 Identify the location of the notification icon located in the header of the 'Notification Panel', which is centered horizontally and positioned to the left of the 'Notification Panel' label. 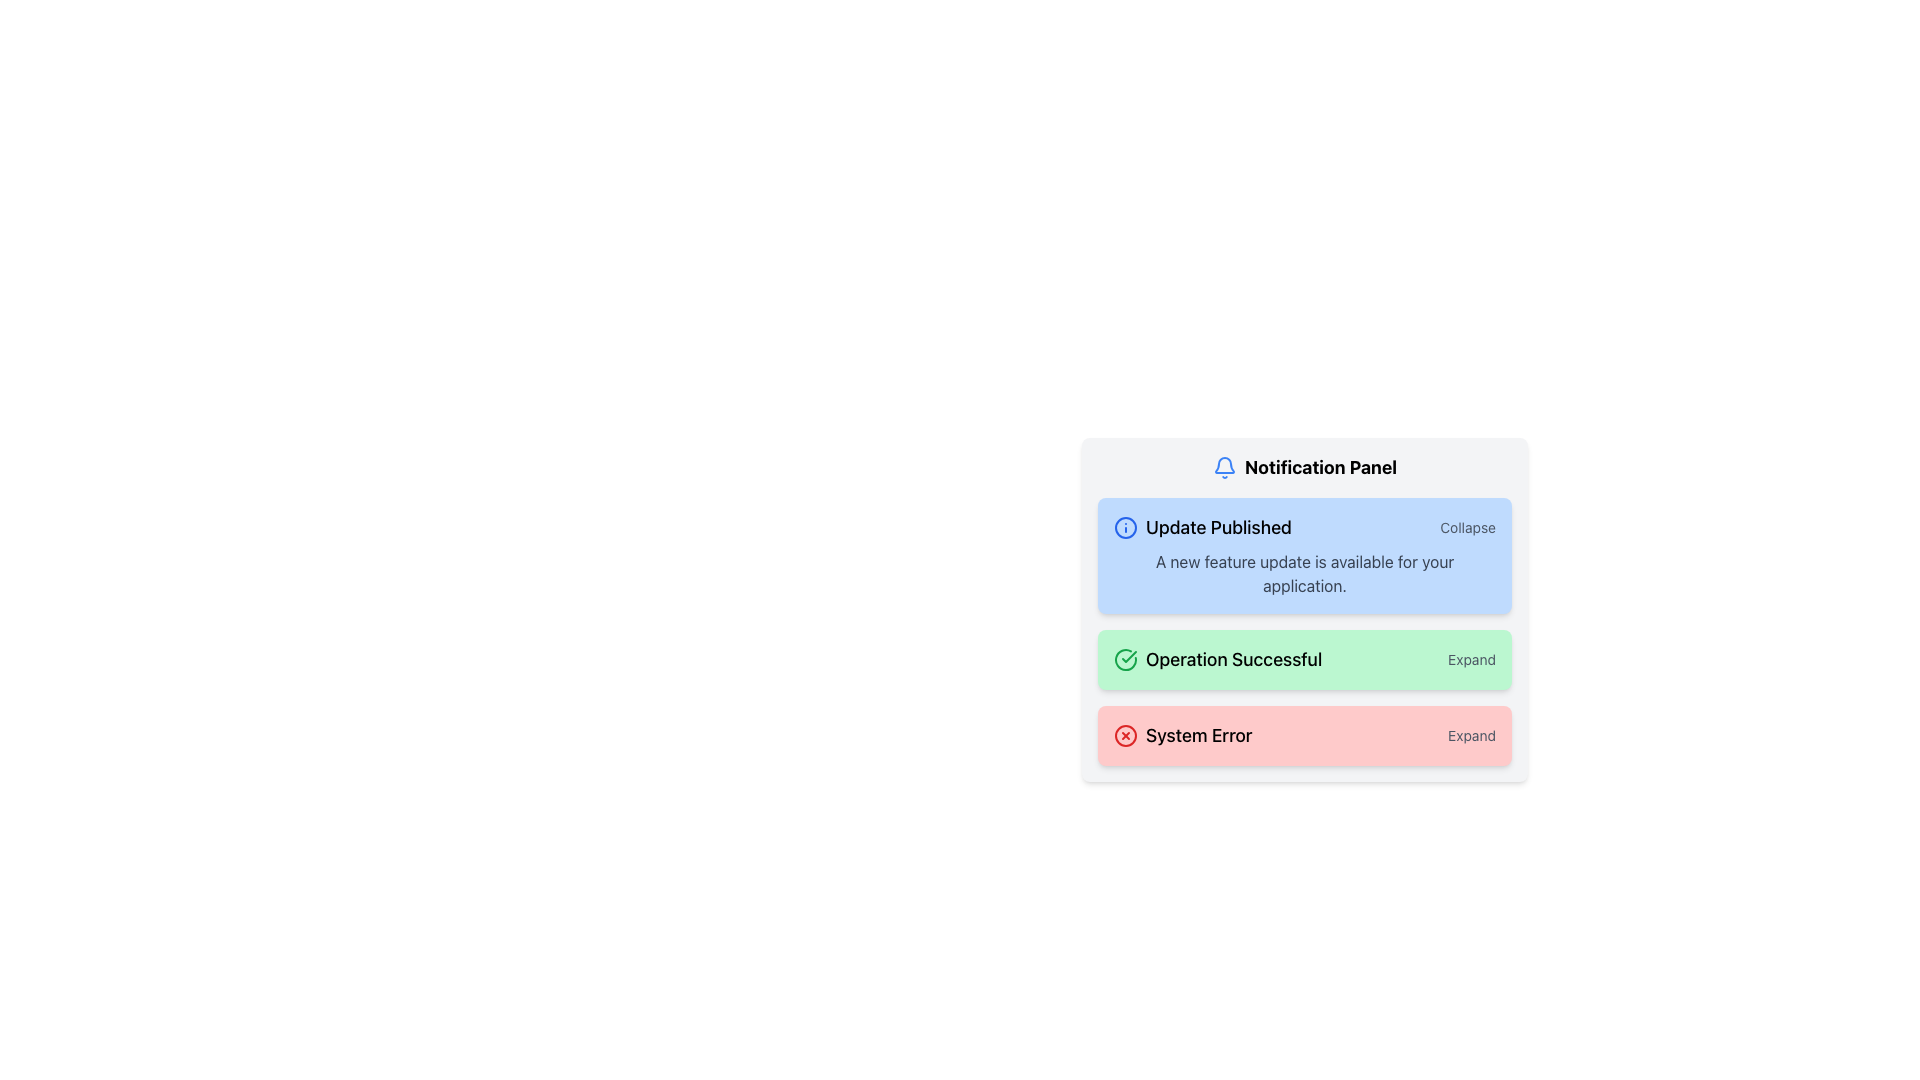
(1223, 467).